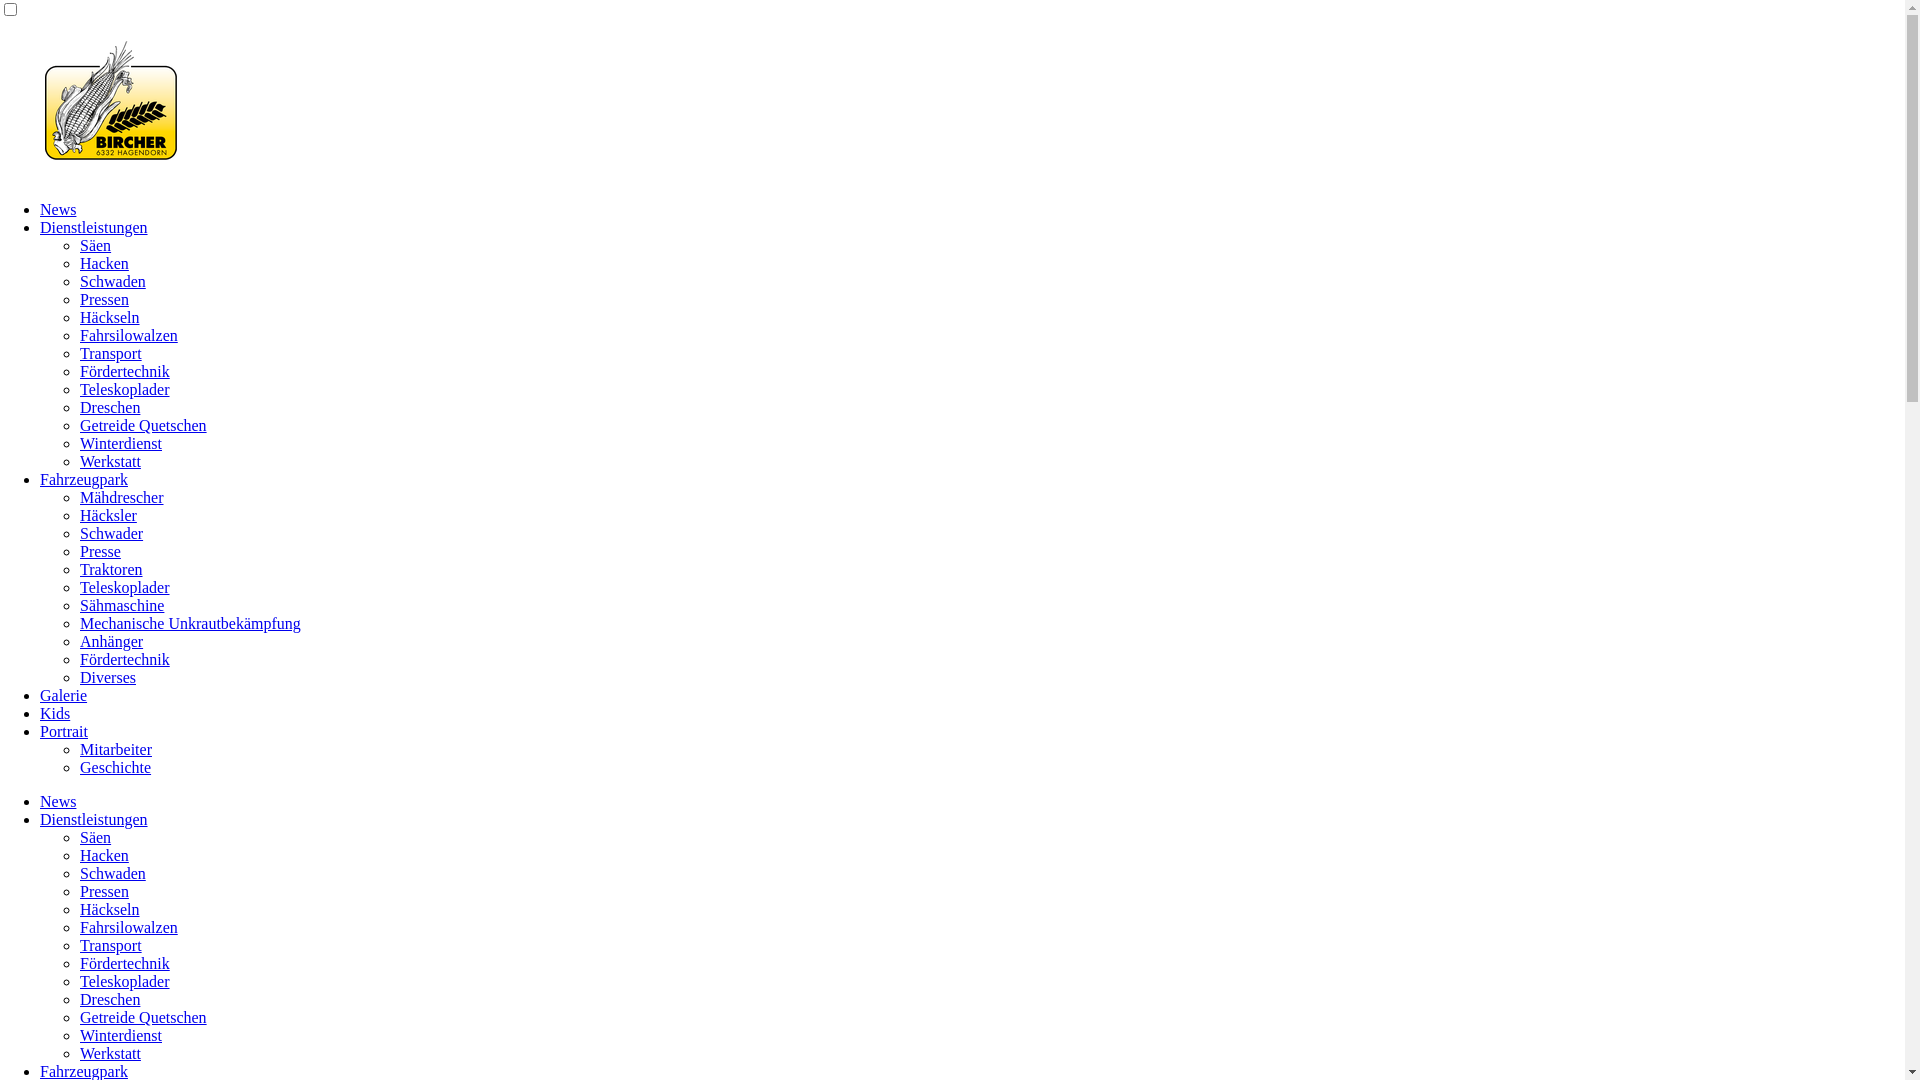 The width and height of the screenshot is (1920, 1080). What do you see at coordinates (119, 1035) in the screenshot?
I see `'Winterdienst'` at bounding box center [119, 1035].